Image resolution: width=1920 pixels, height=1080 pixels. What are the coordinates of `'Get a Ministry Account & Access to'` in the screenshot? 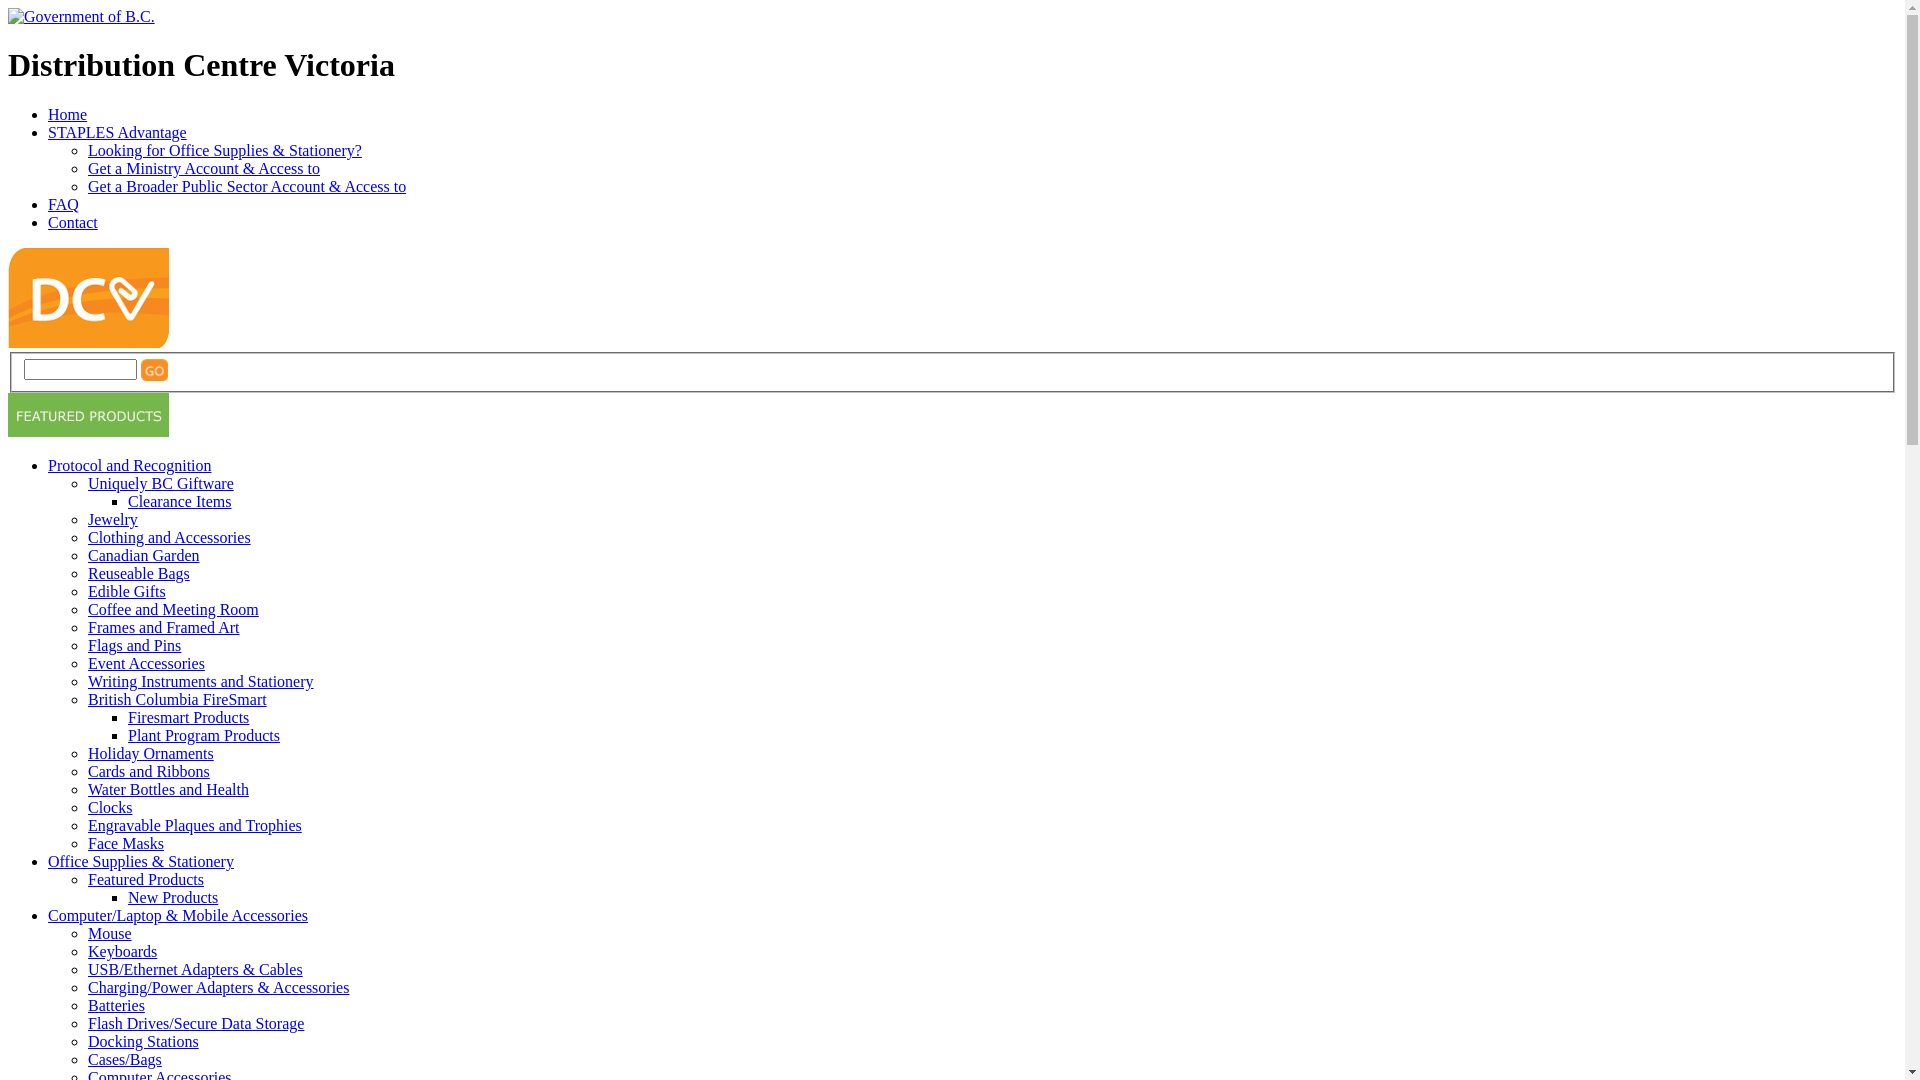 It's located at (203, 167).